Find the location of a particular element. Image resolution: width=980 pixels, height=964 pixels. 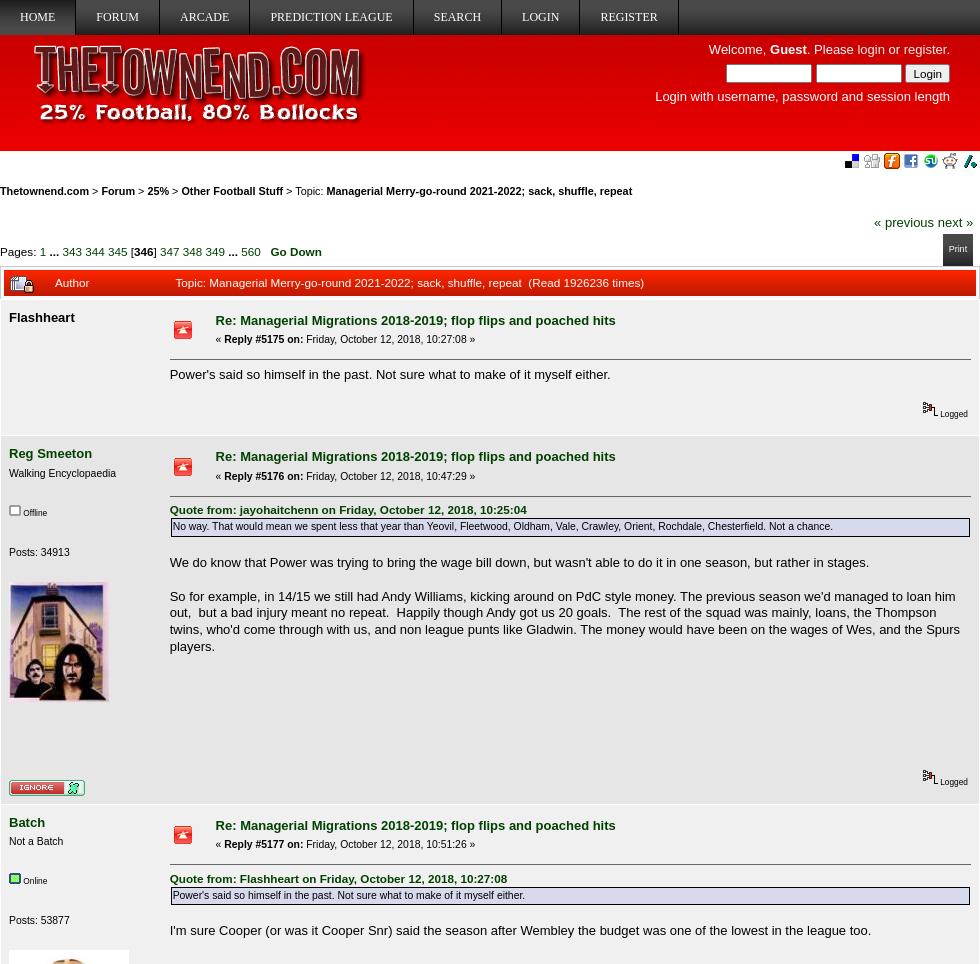

'We do know that Power was trying to bring the wage bill down, but wasn't able to do it in one season, but rather in stages.' is located at coordinates (168, 561).